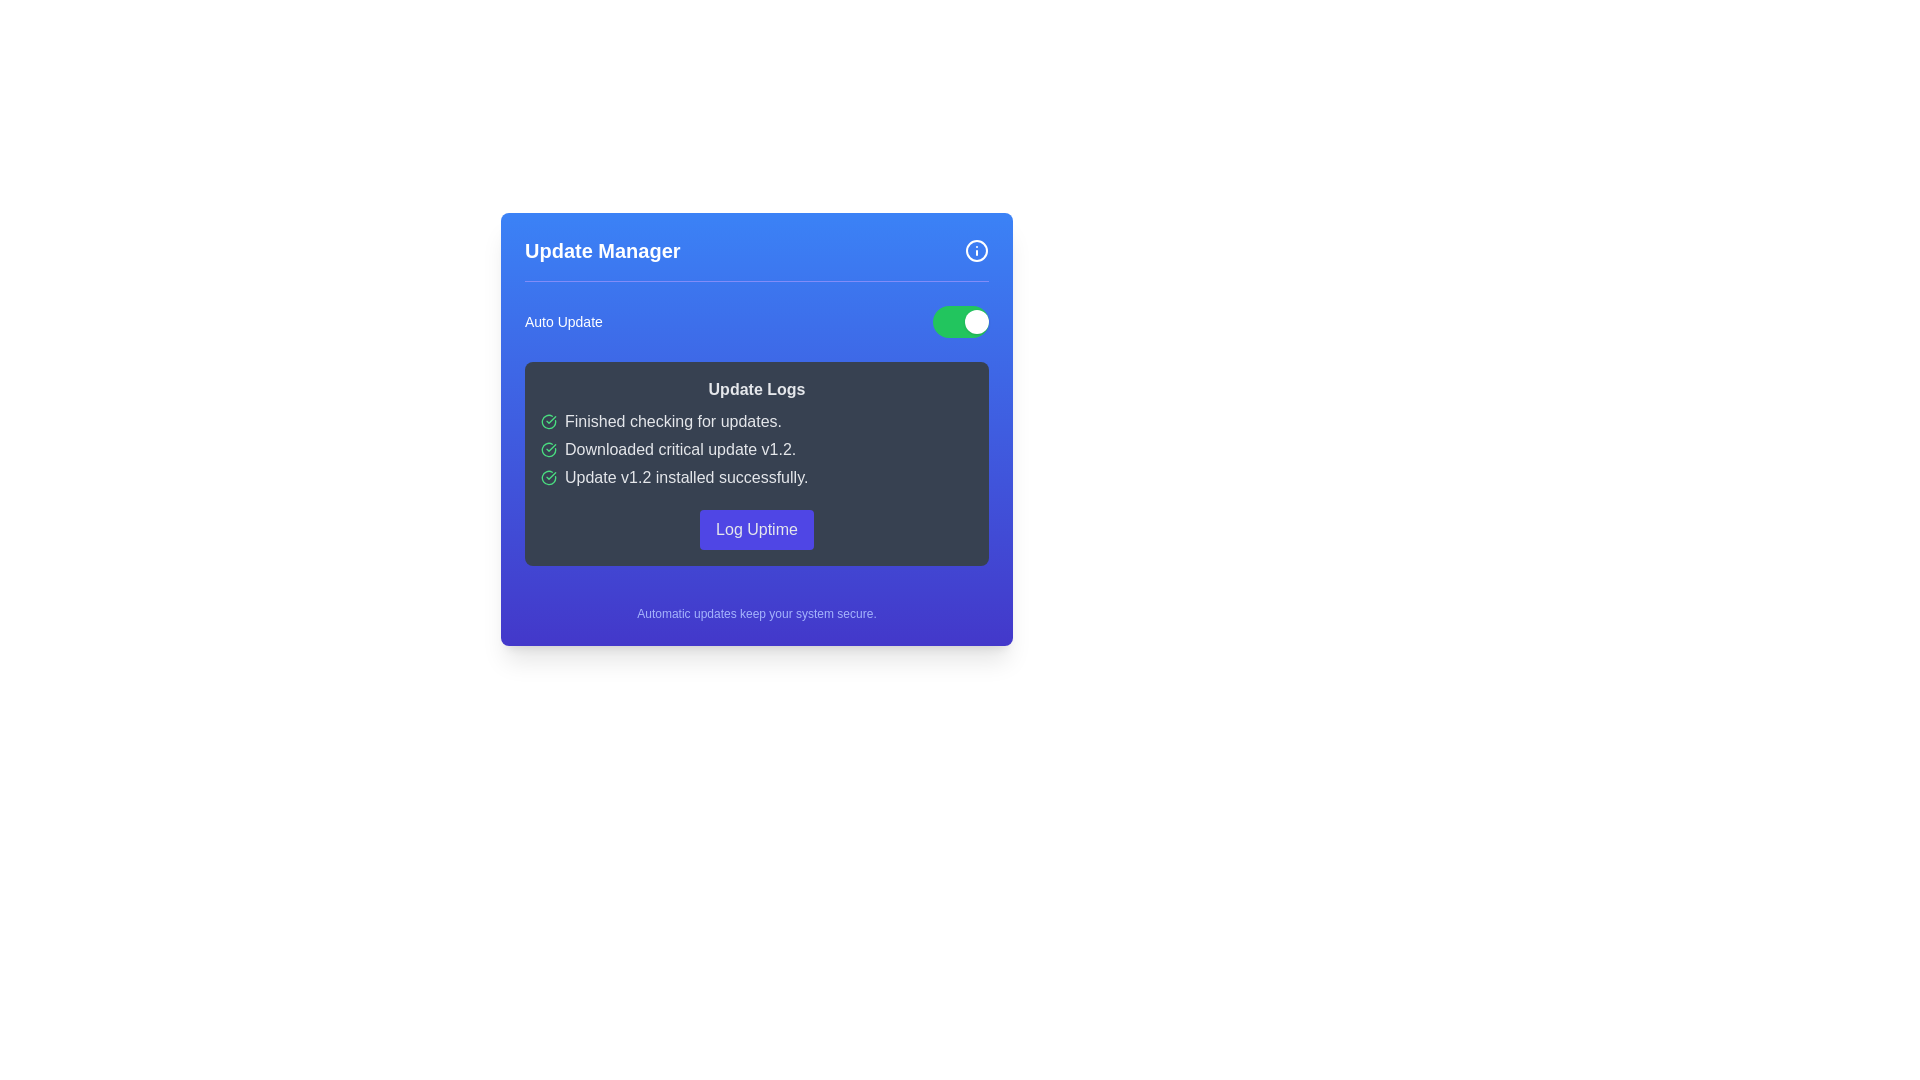  I want to click on the green toggle switch of the 'Auto Update' element to change its state, so click(756, 320).